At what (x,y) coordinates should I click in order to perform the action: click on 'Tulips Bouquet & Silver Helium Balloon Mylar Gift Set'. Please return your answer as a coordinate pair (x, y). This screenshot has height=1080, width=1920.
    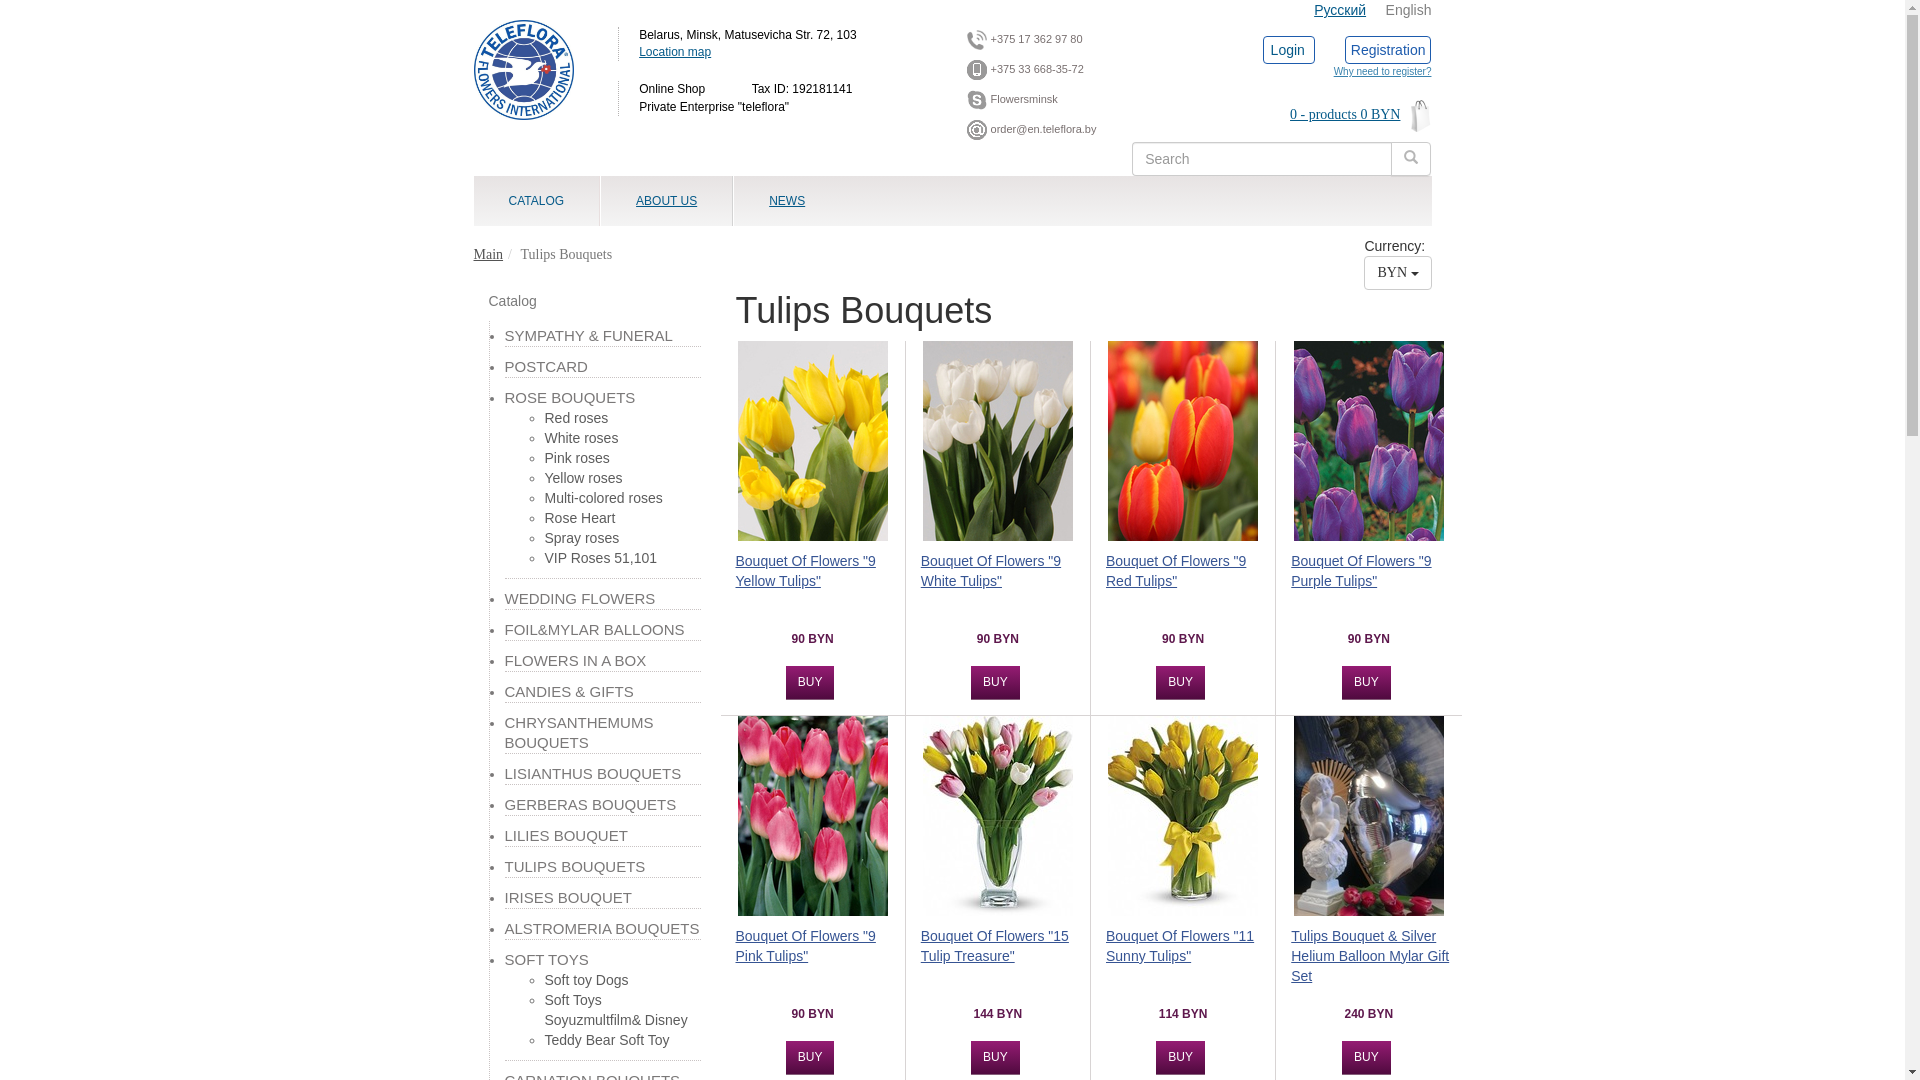
    Looking at the image, I should click on (1372, 952).